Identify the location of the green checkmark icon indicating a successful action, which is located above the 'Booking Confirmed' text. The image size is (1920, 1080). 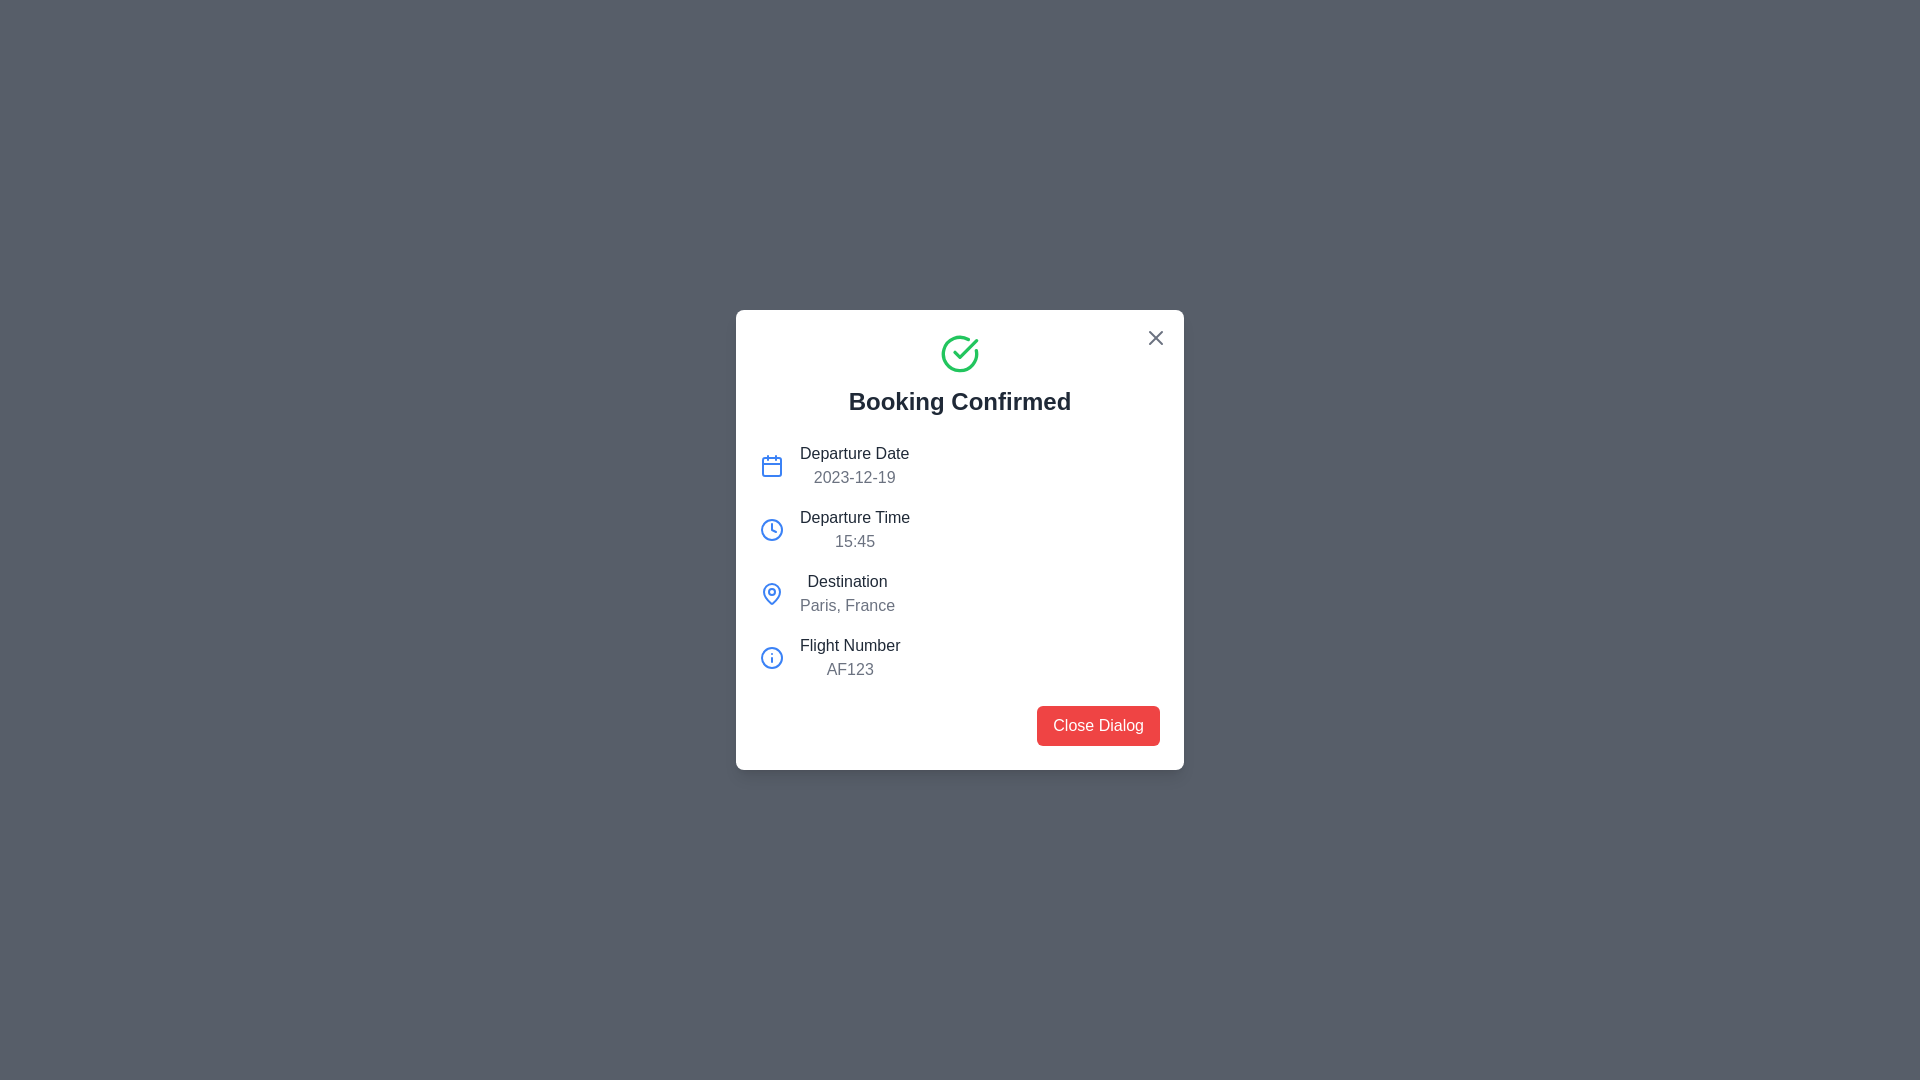
(965, 347).